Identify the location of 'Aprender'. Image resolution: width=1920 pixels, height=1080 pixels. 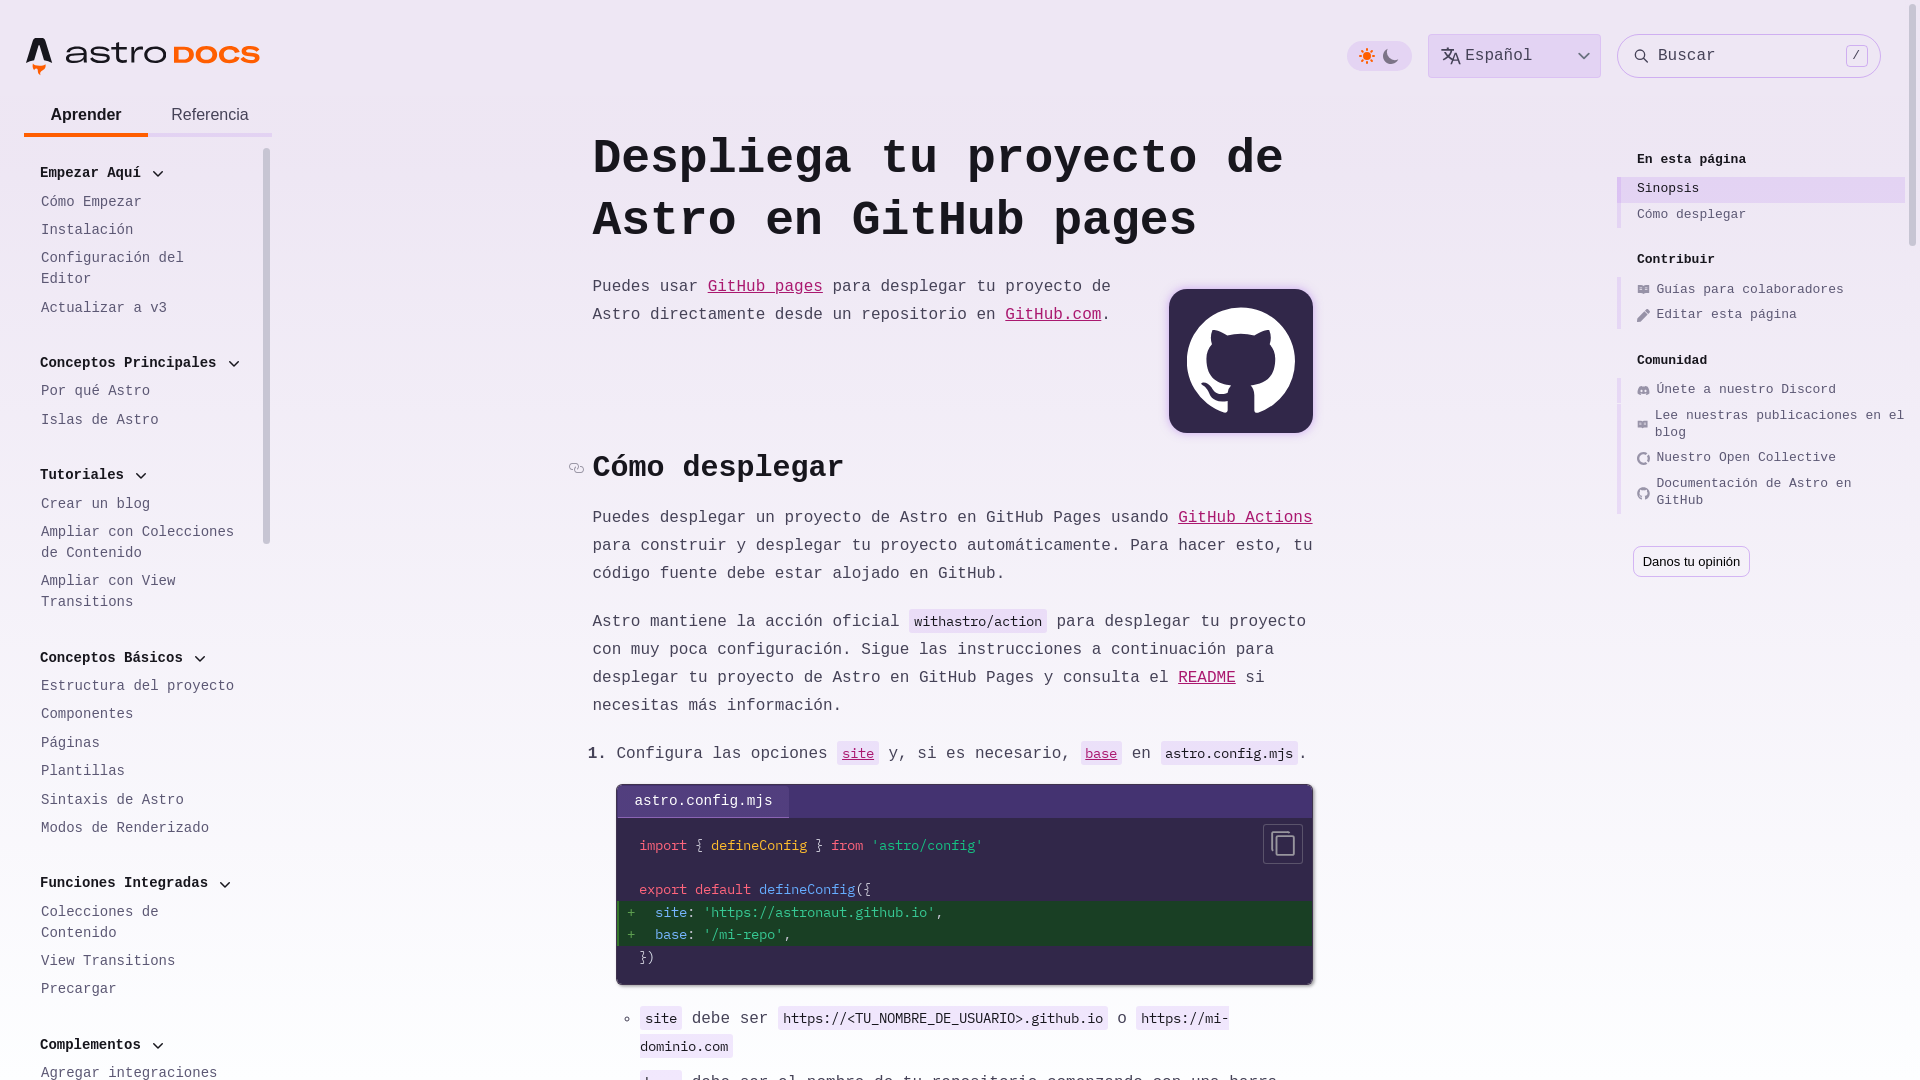
(85, 116).